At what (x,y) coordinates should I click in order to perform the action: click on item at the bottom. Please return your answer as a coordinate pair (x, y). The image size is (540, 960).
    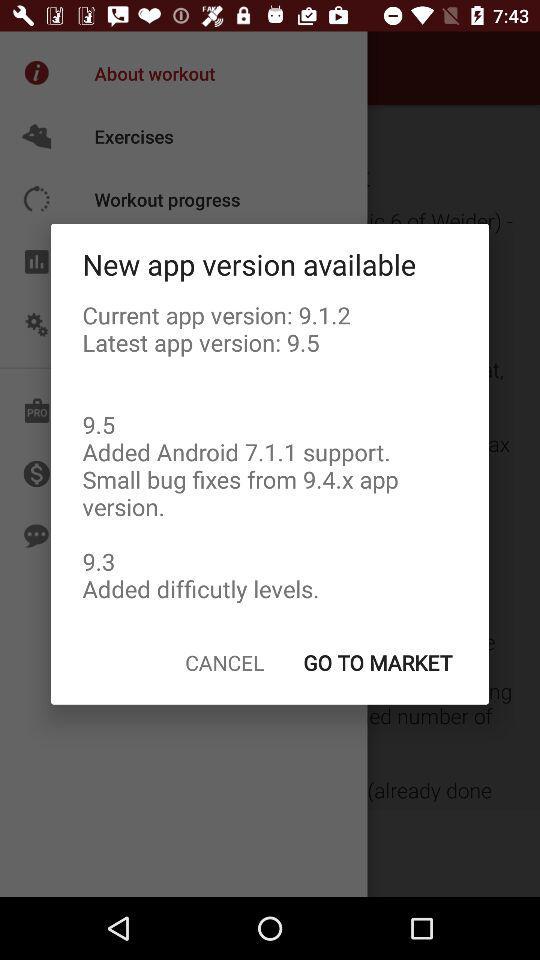
    Looking at the image, I should click on (223, 662).